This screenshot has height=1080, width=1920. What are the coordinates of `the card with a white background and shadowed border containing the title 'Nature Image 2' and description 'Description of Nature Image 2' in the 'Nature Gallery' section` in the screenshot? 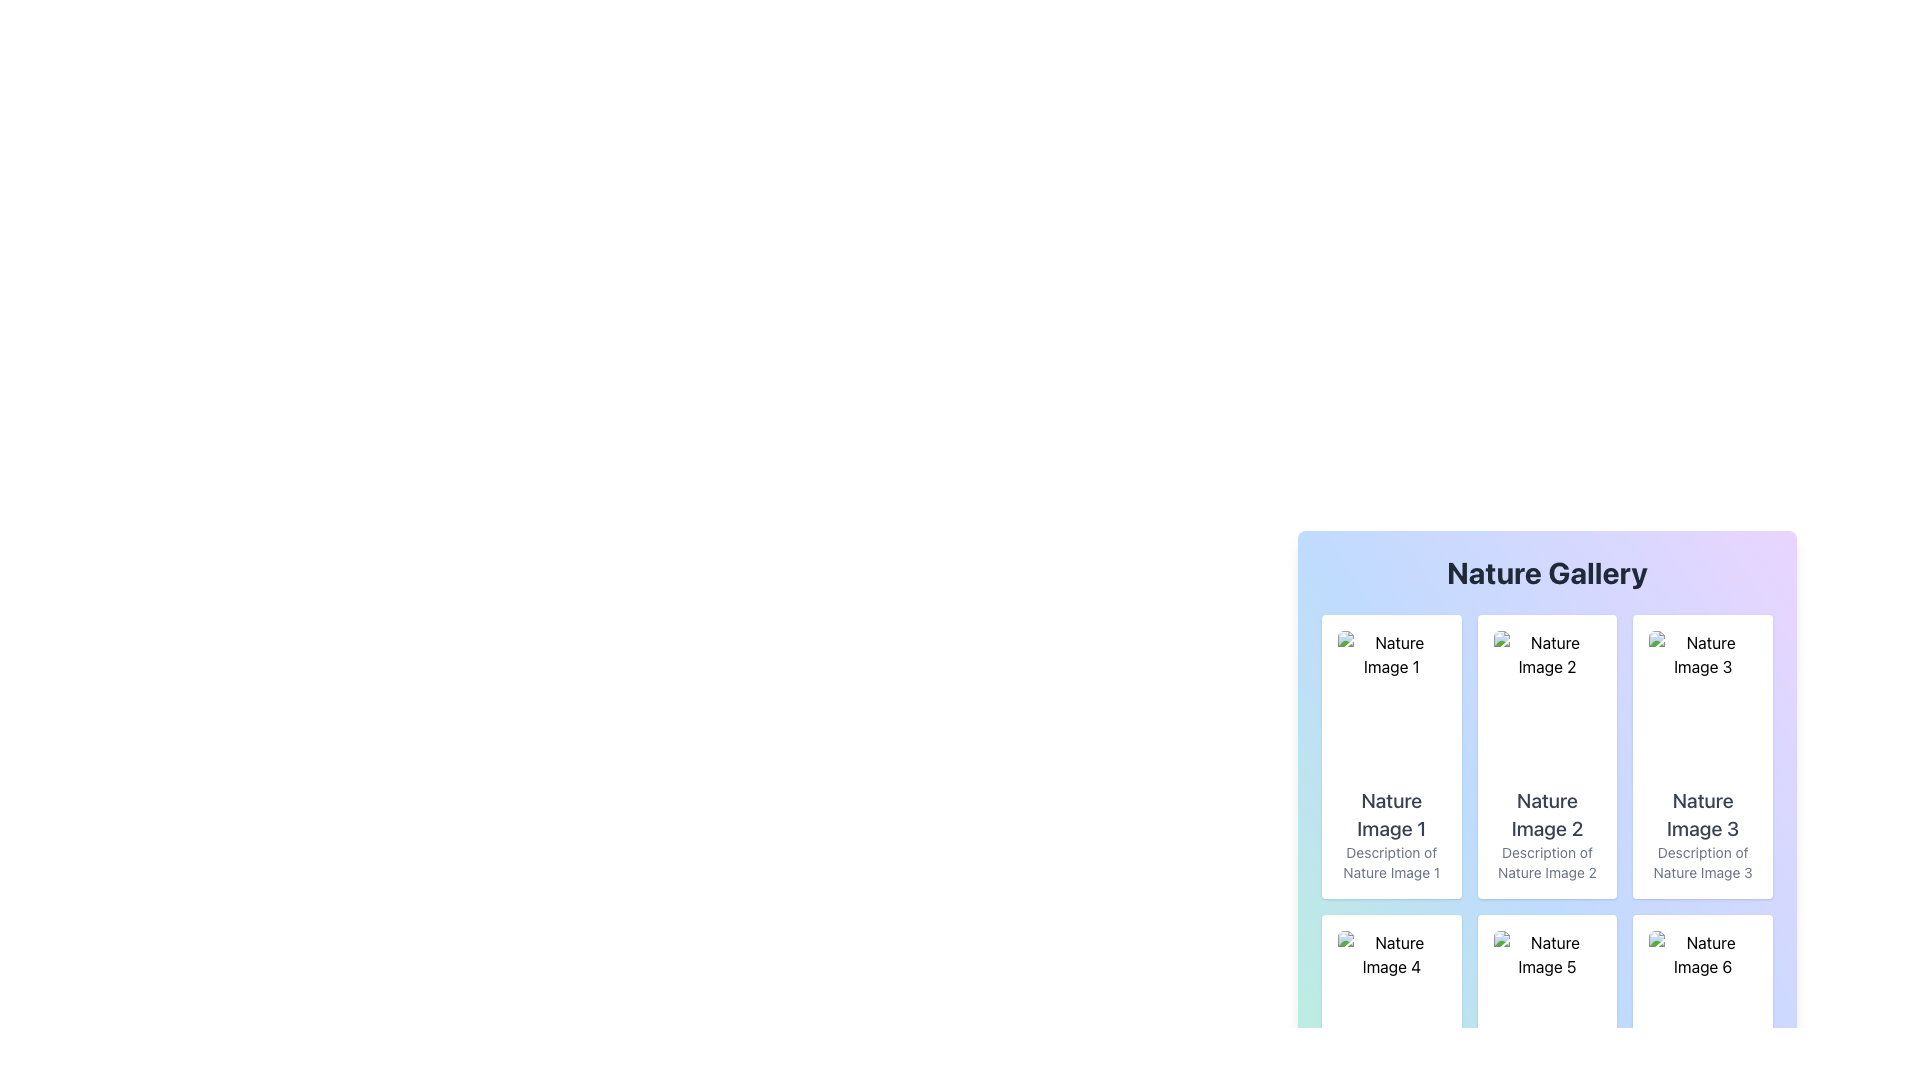 It's located at (1546, 766).